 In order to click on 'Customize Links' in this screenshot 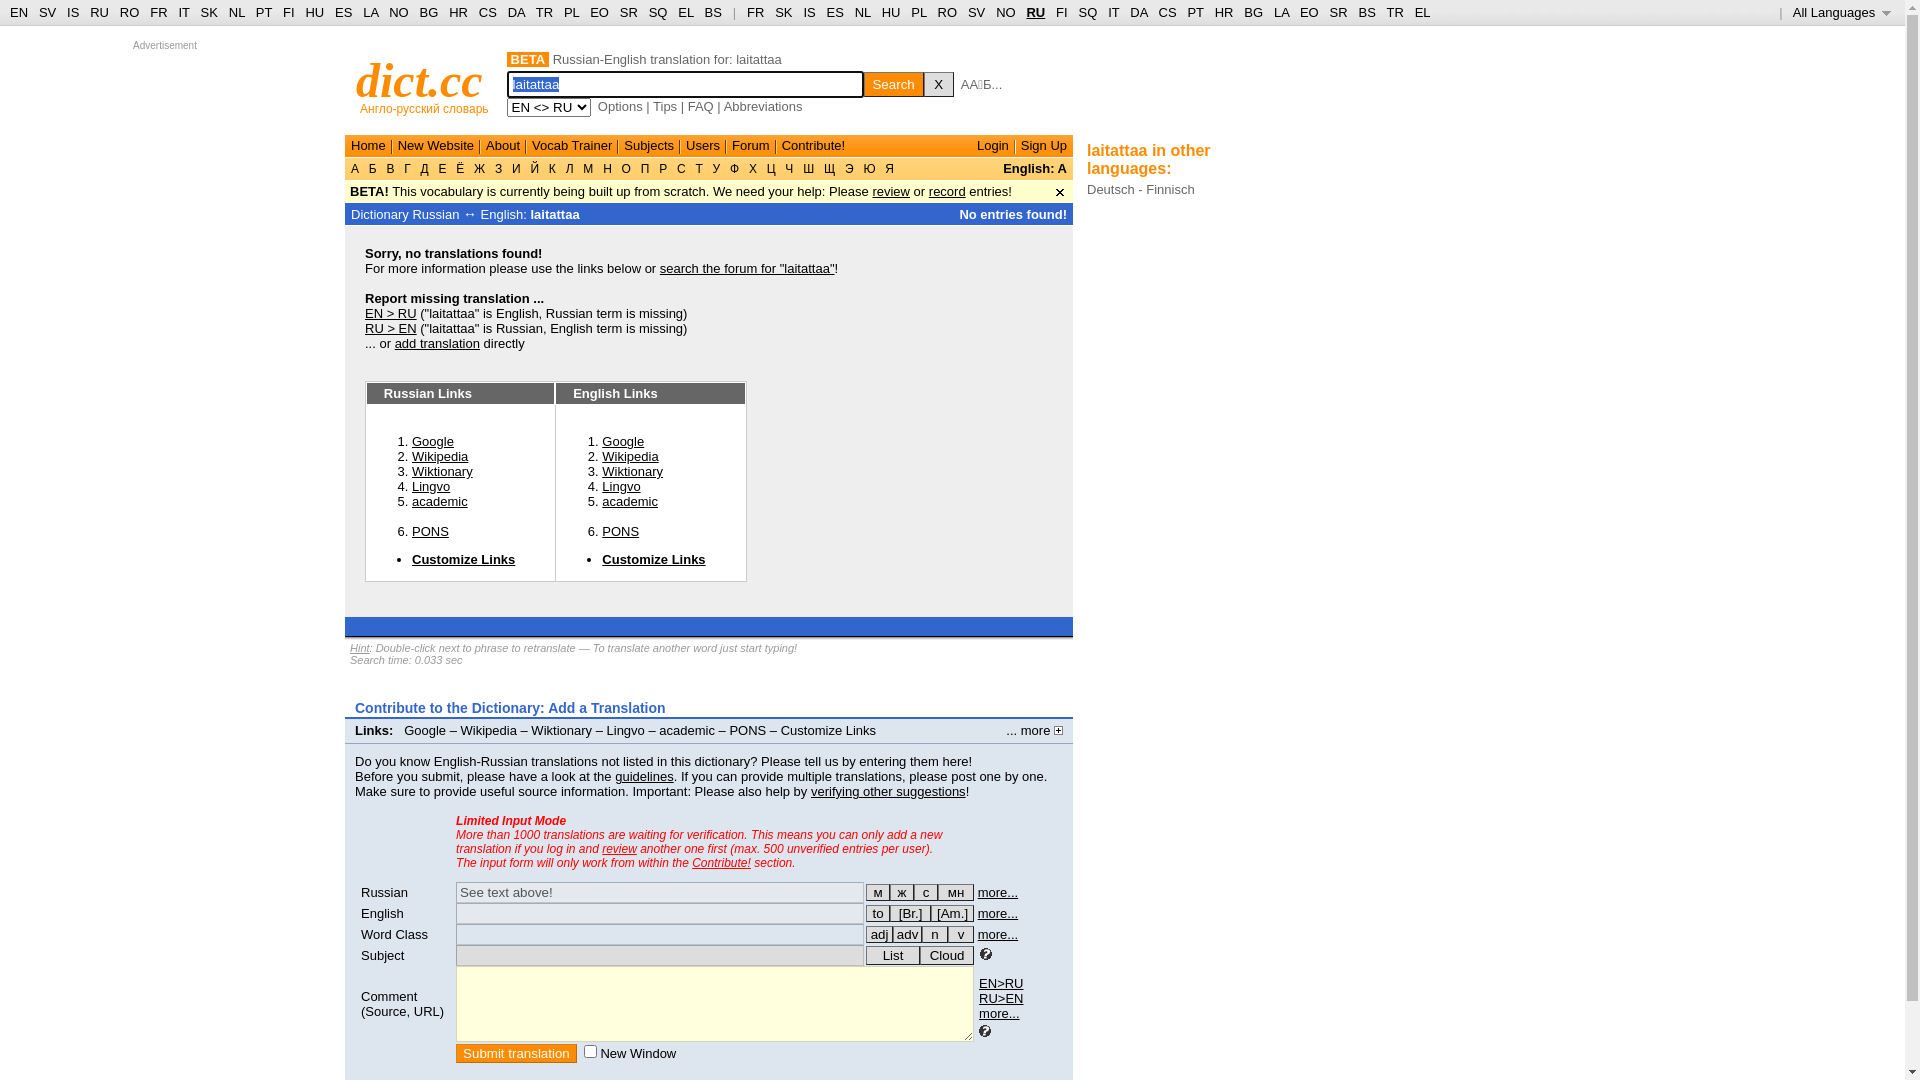, I will do `click(411, 559)`.